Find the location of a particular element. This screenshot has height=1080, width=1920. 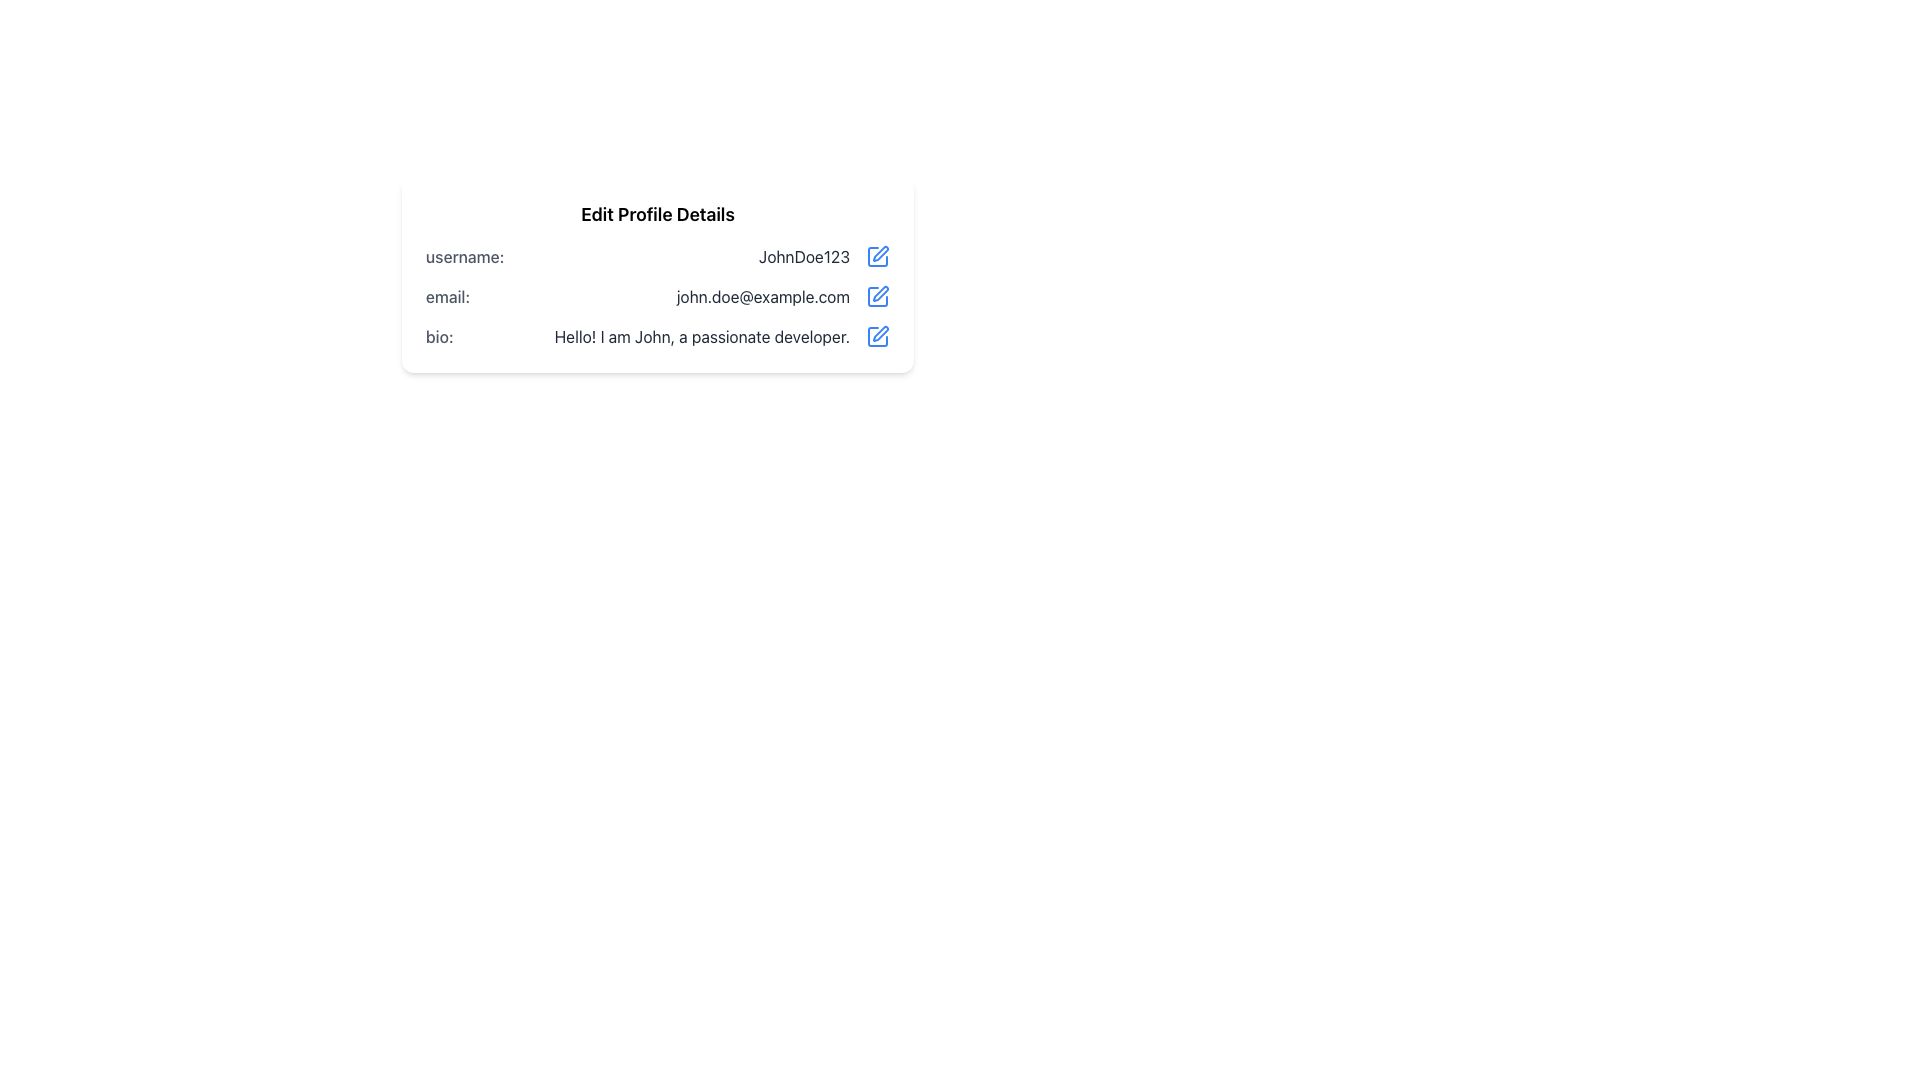

the blue pencil icon button located to the right of the email text 'john.doe@example.com' is located at coordinates (878, 297).